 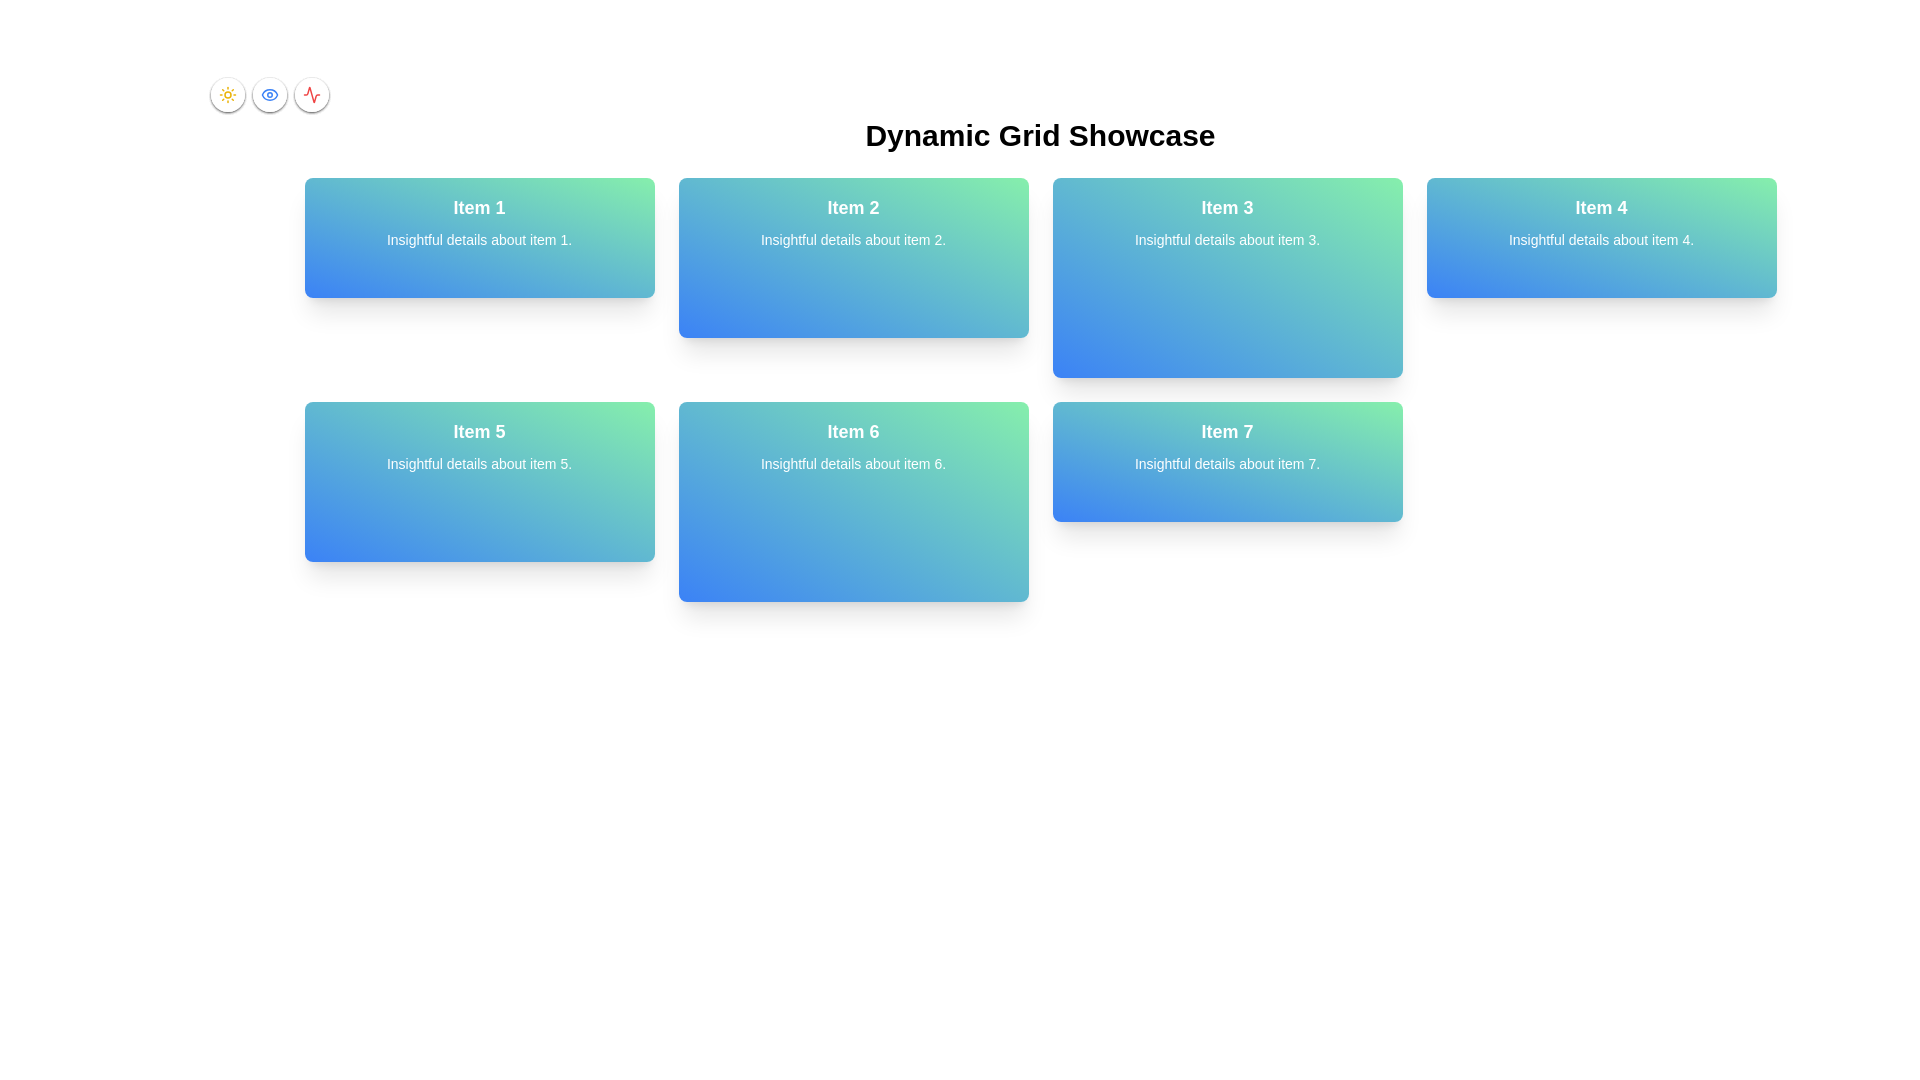 What do you see at coordinates (853, 238) in the screenshot?
I see `text label displaying 'Insightful details about item 2.' which is located below the heading 'Item 2' in the second card from the left` at bounding box center [853, 238].